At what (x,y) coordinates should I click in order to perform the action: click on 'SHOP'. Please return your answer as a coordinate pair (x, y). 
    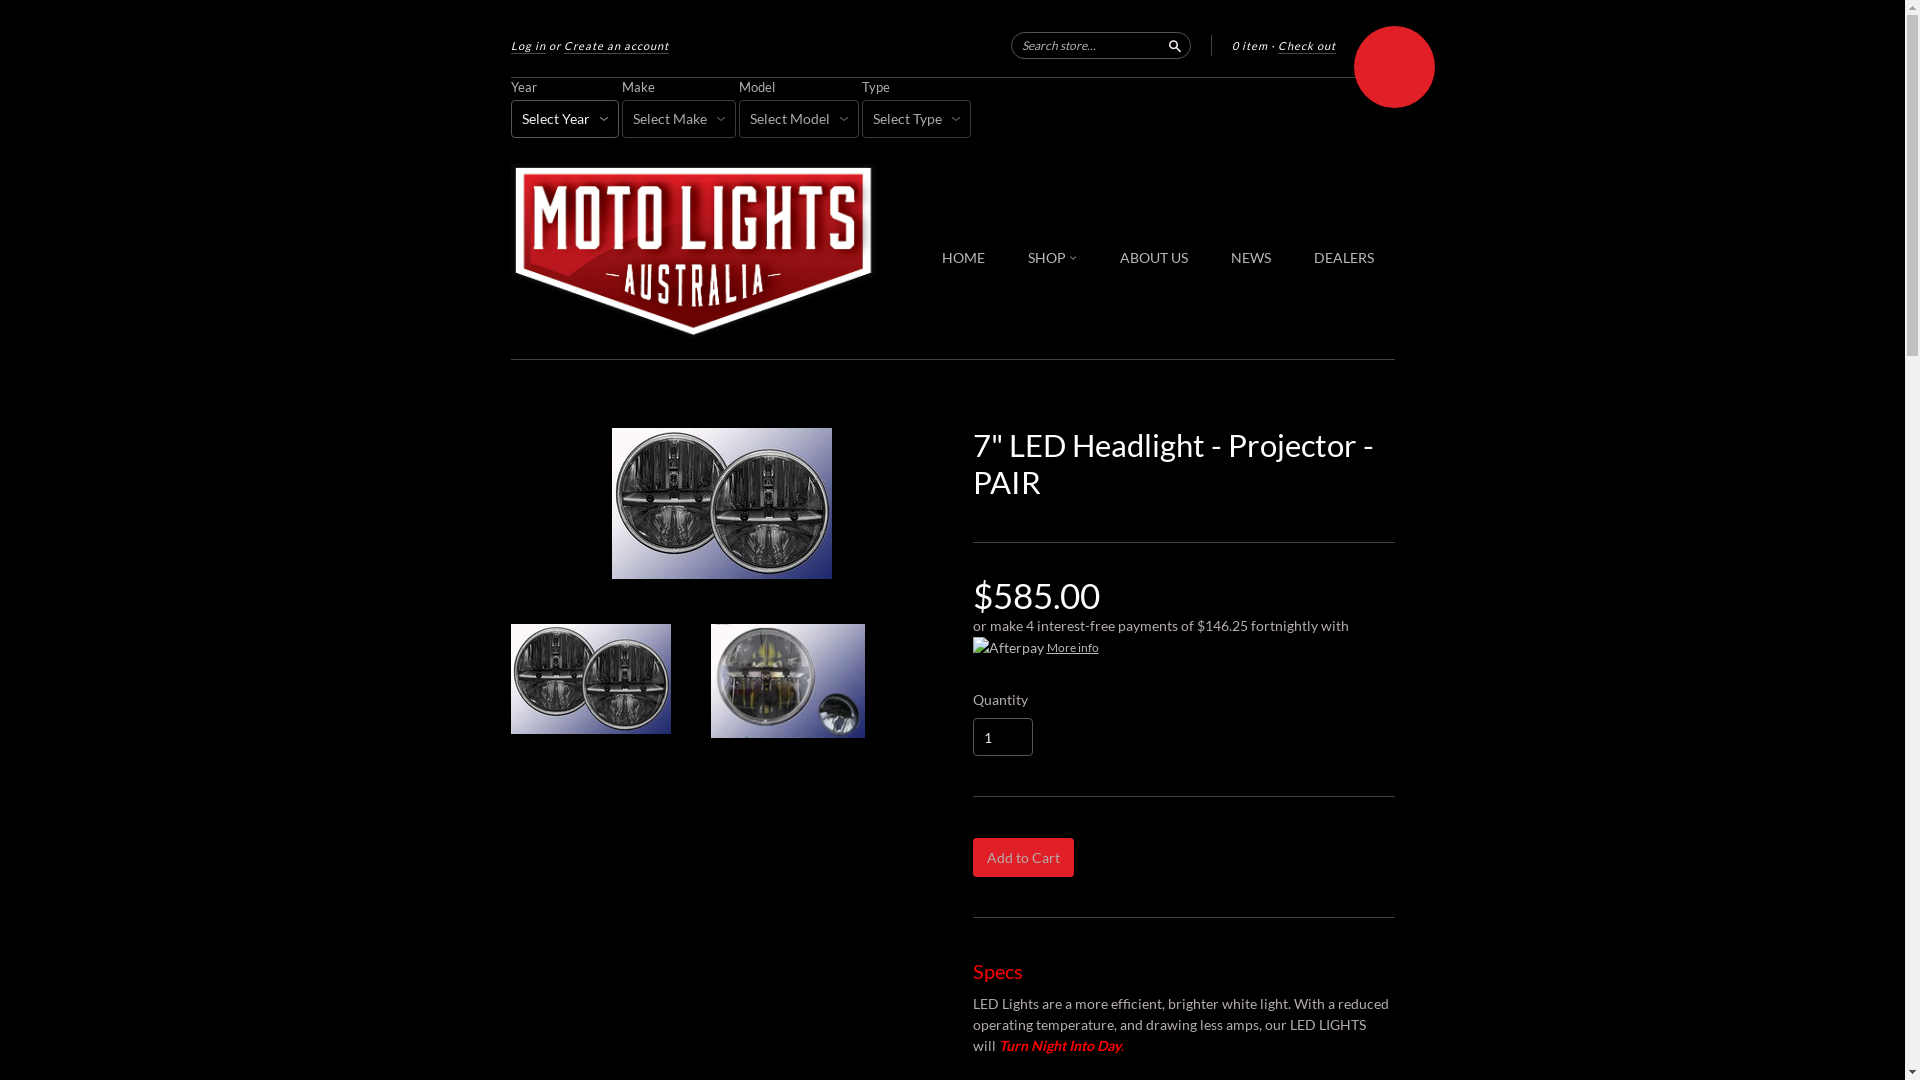
    Looking at the image, I should click on (1051, 257).